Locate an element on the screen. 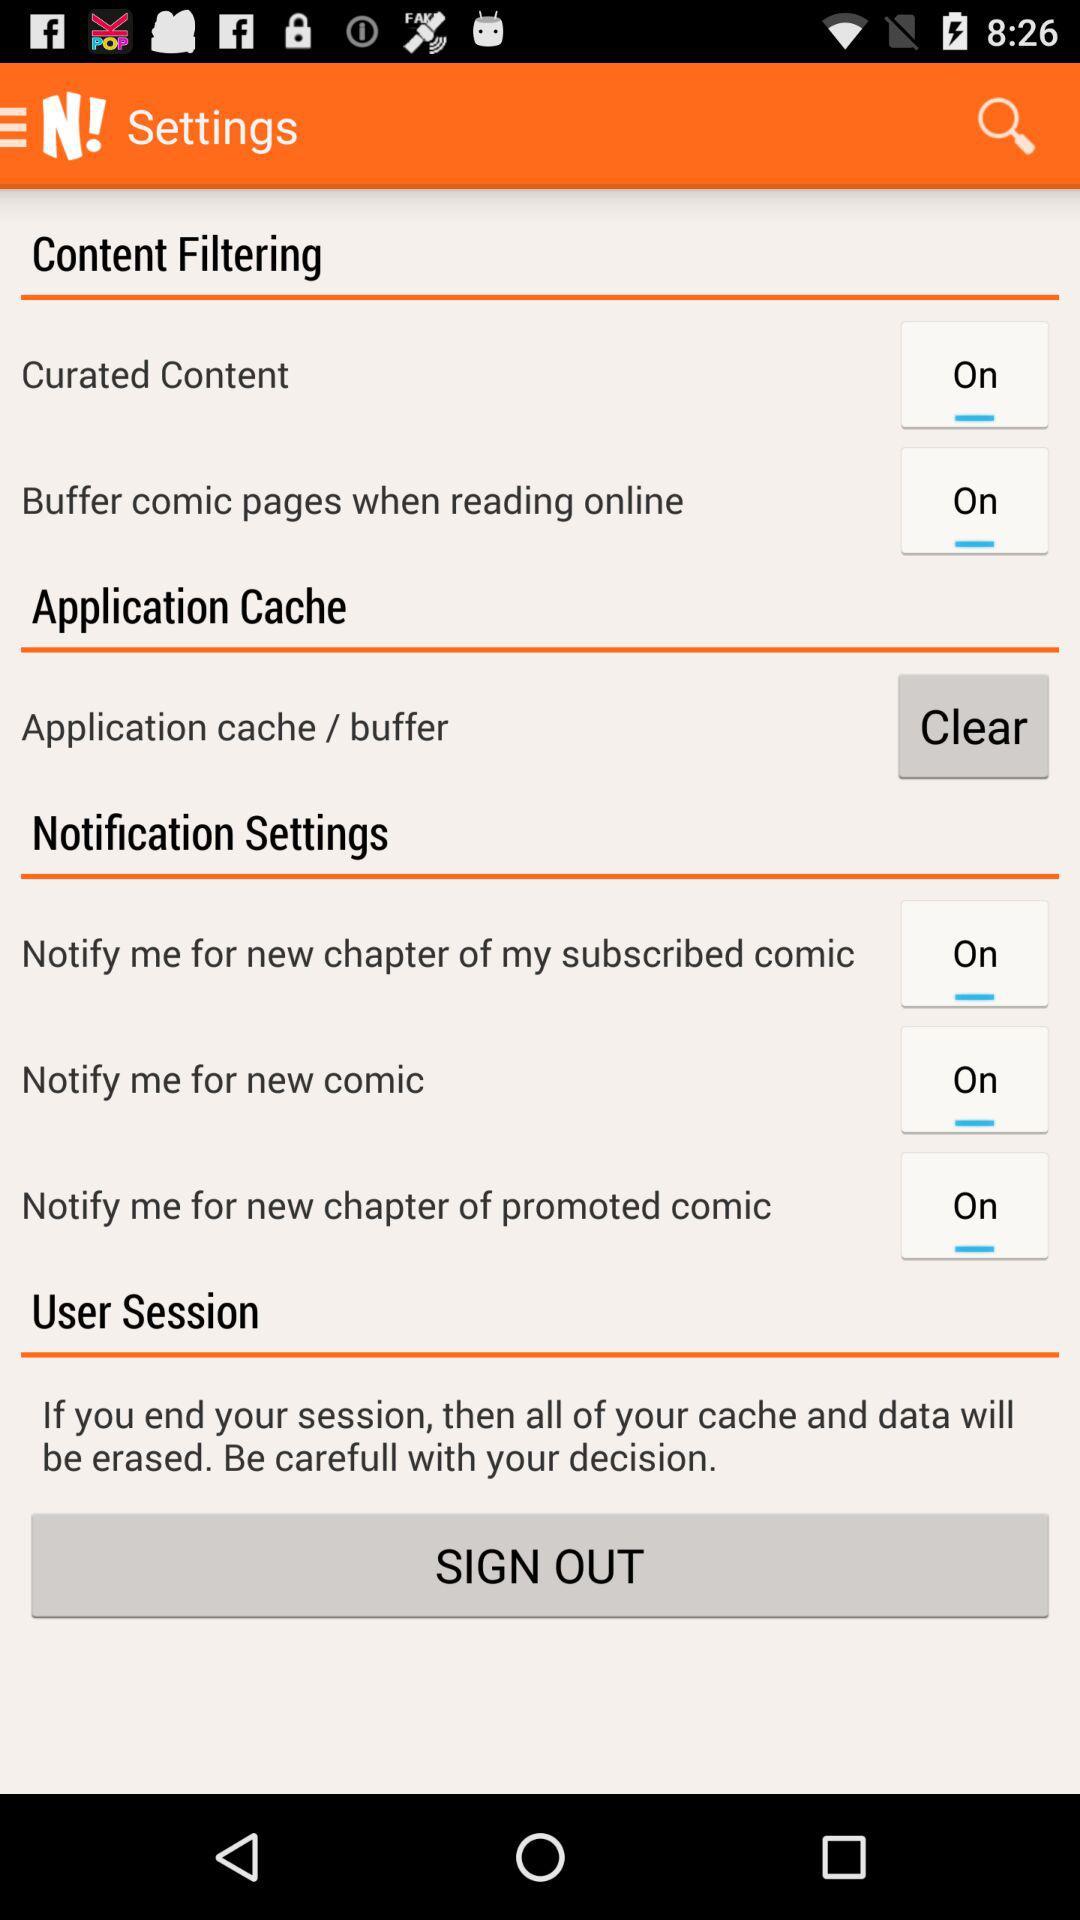  item next to the settings icon is located at coordinates (1006, 124).